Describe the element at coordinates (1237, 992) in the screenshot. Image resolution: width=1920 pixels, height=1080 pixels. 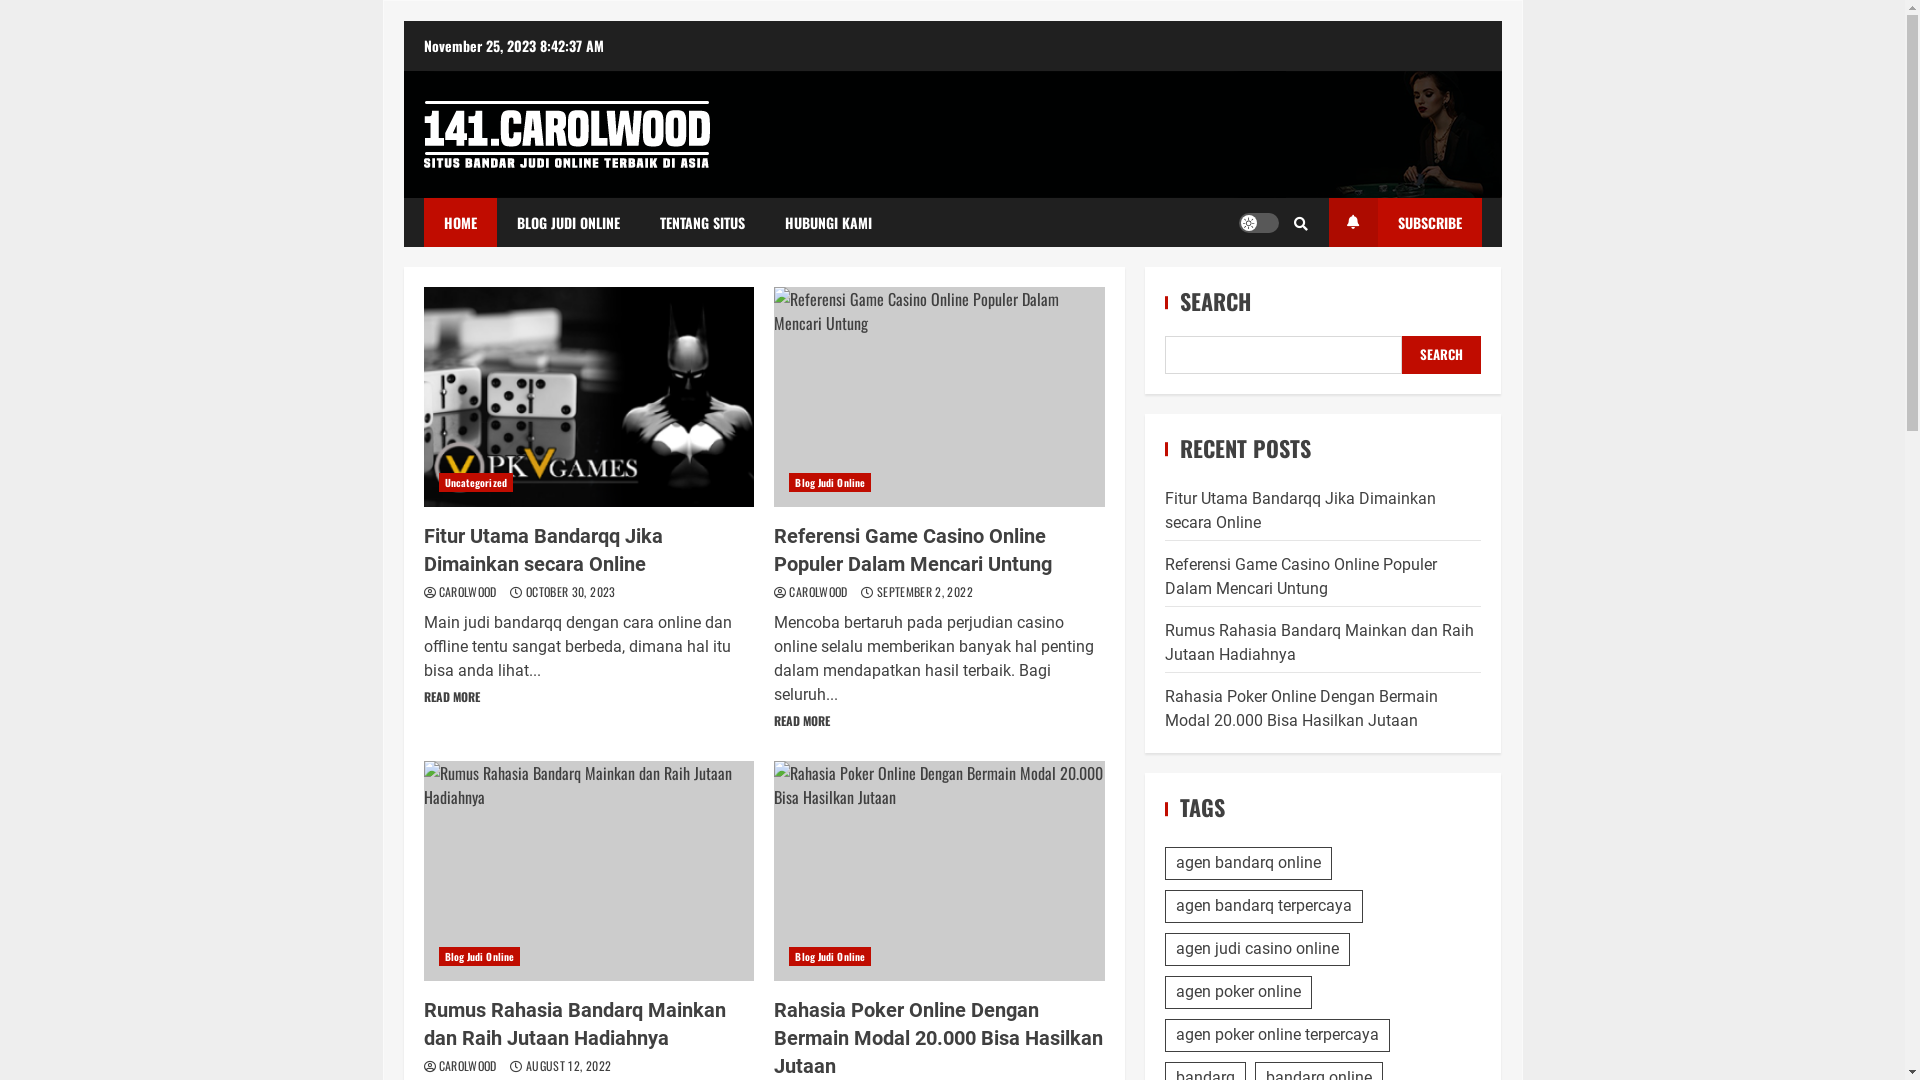
I see `'agen poker online'` at that location.